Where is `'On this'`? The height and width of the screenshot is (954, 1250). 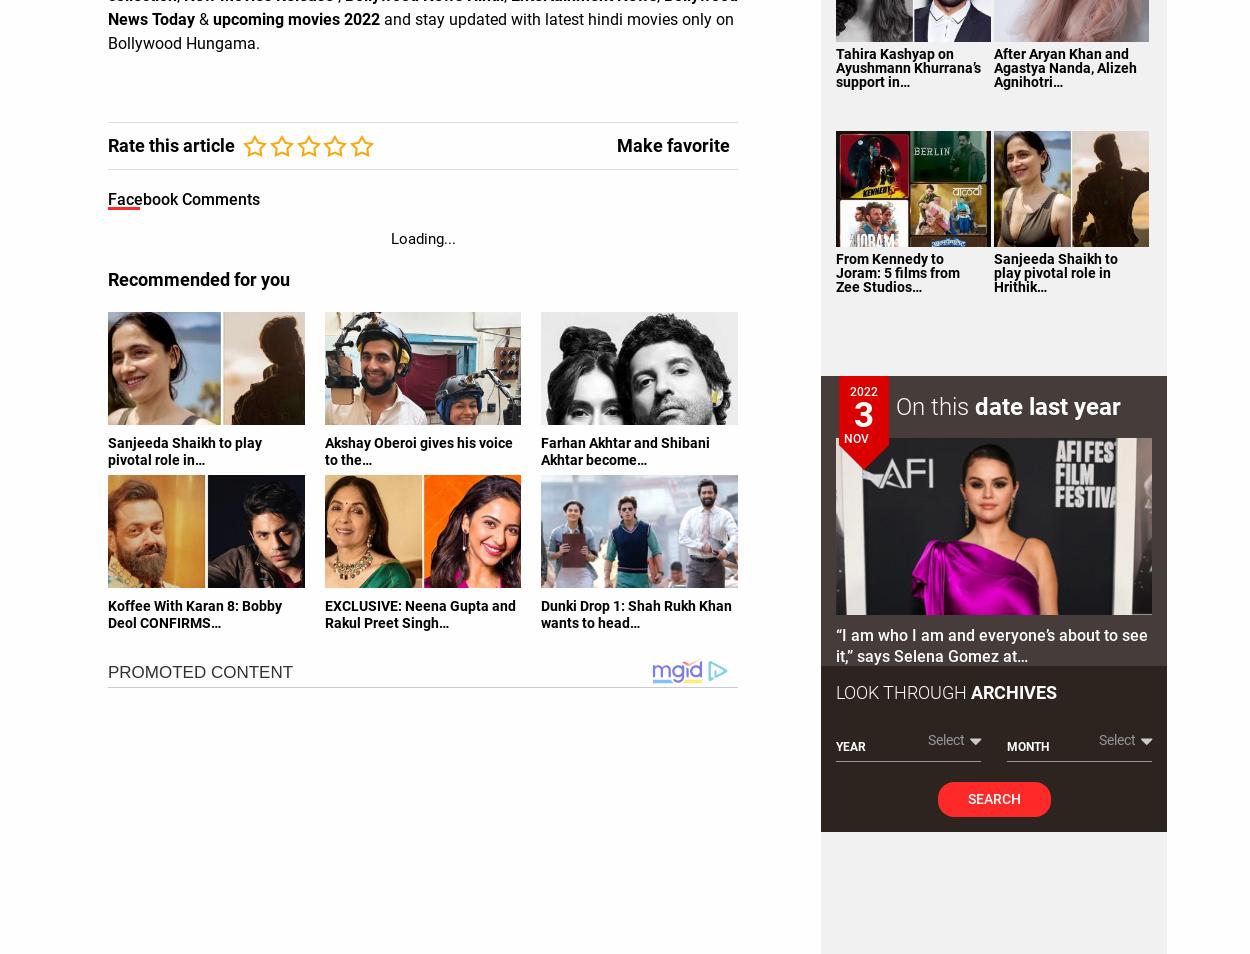
'On this' is located at coordinates (896, 406).